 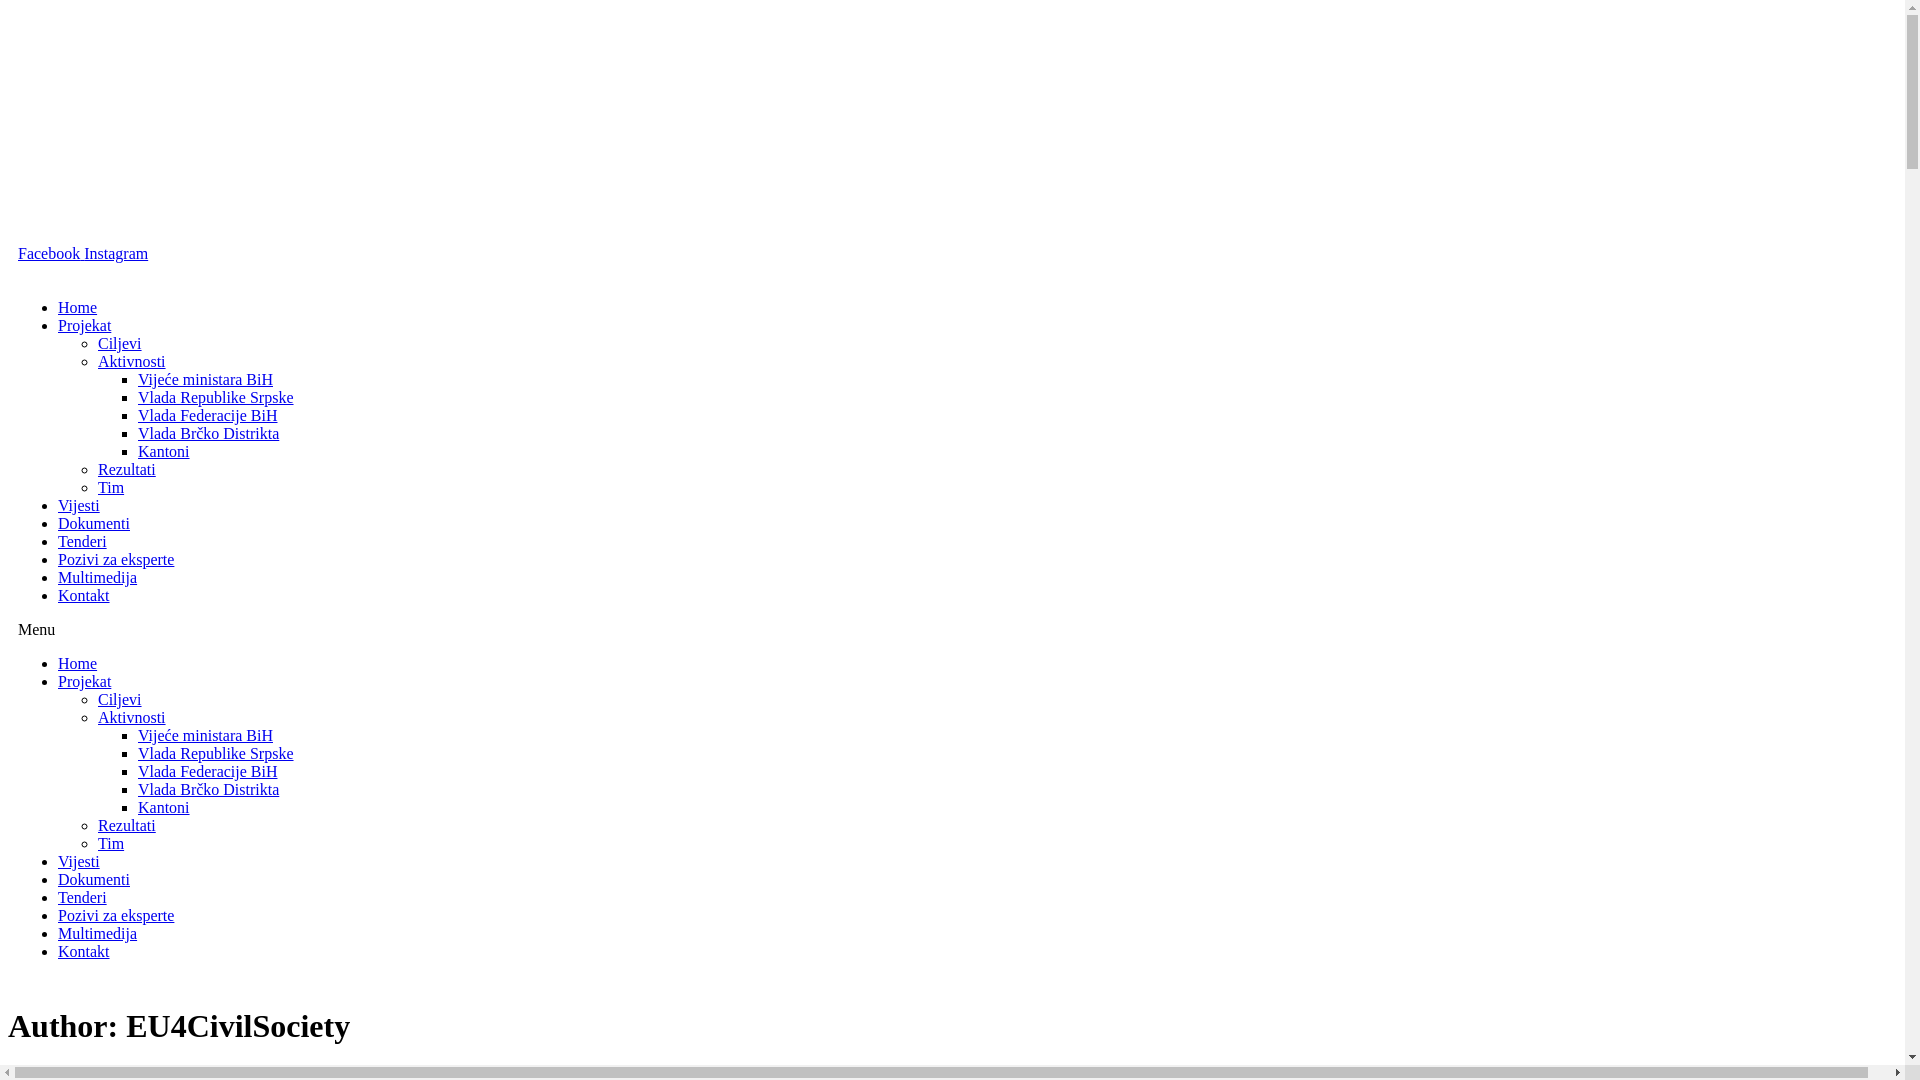 I want to click on 'Vijesti', so click(x=57, y=860).